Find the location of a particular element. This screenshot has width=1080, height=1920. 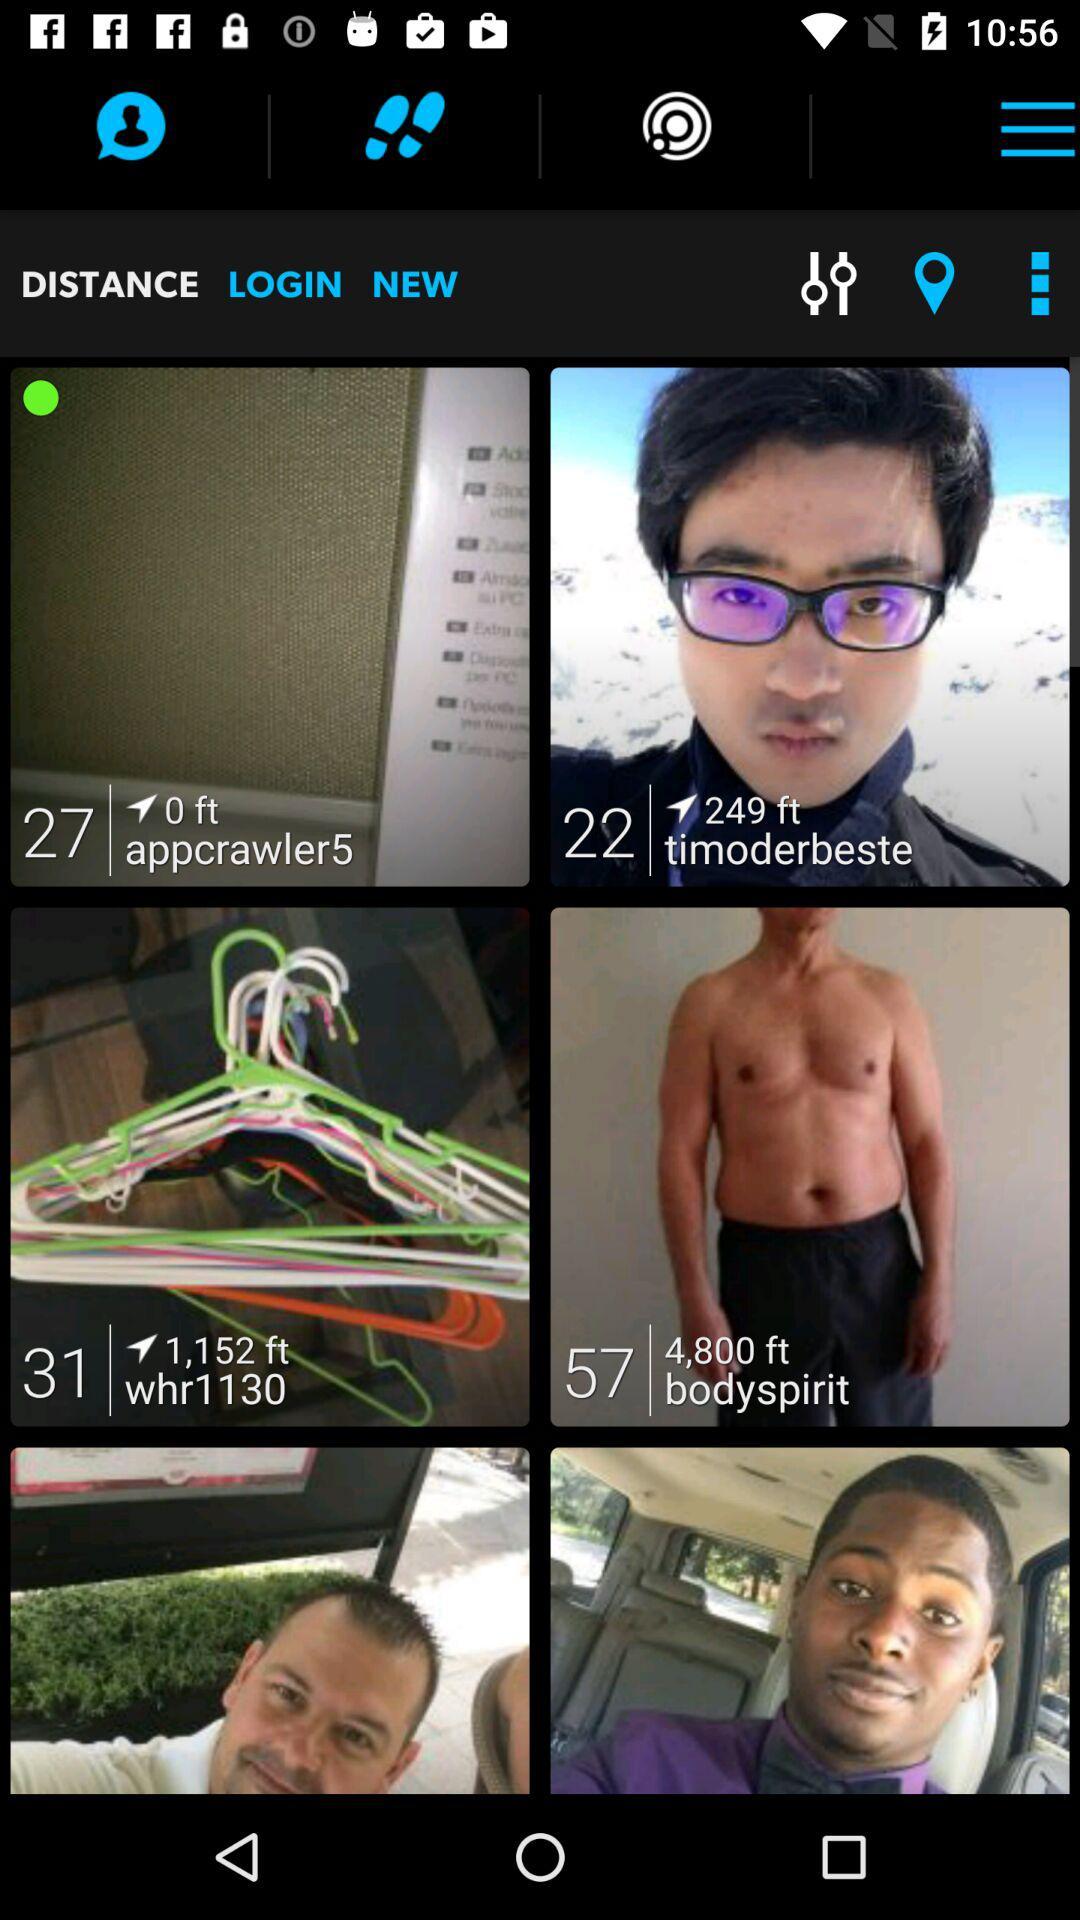

the first image is located at coordinates (270, 626).